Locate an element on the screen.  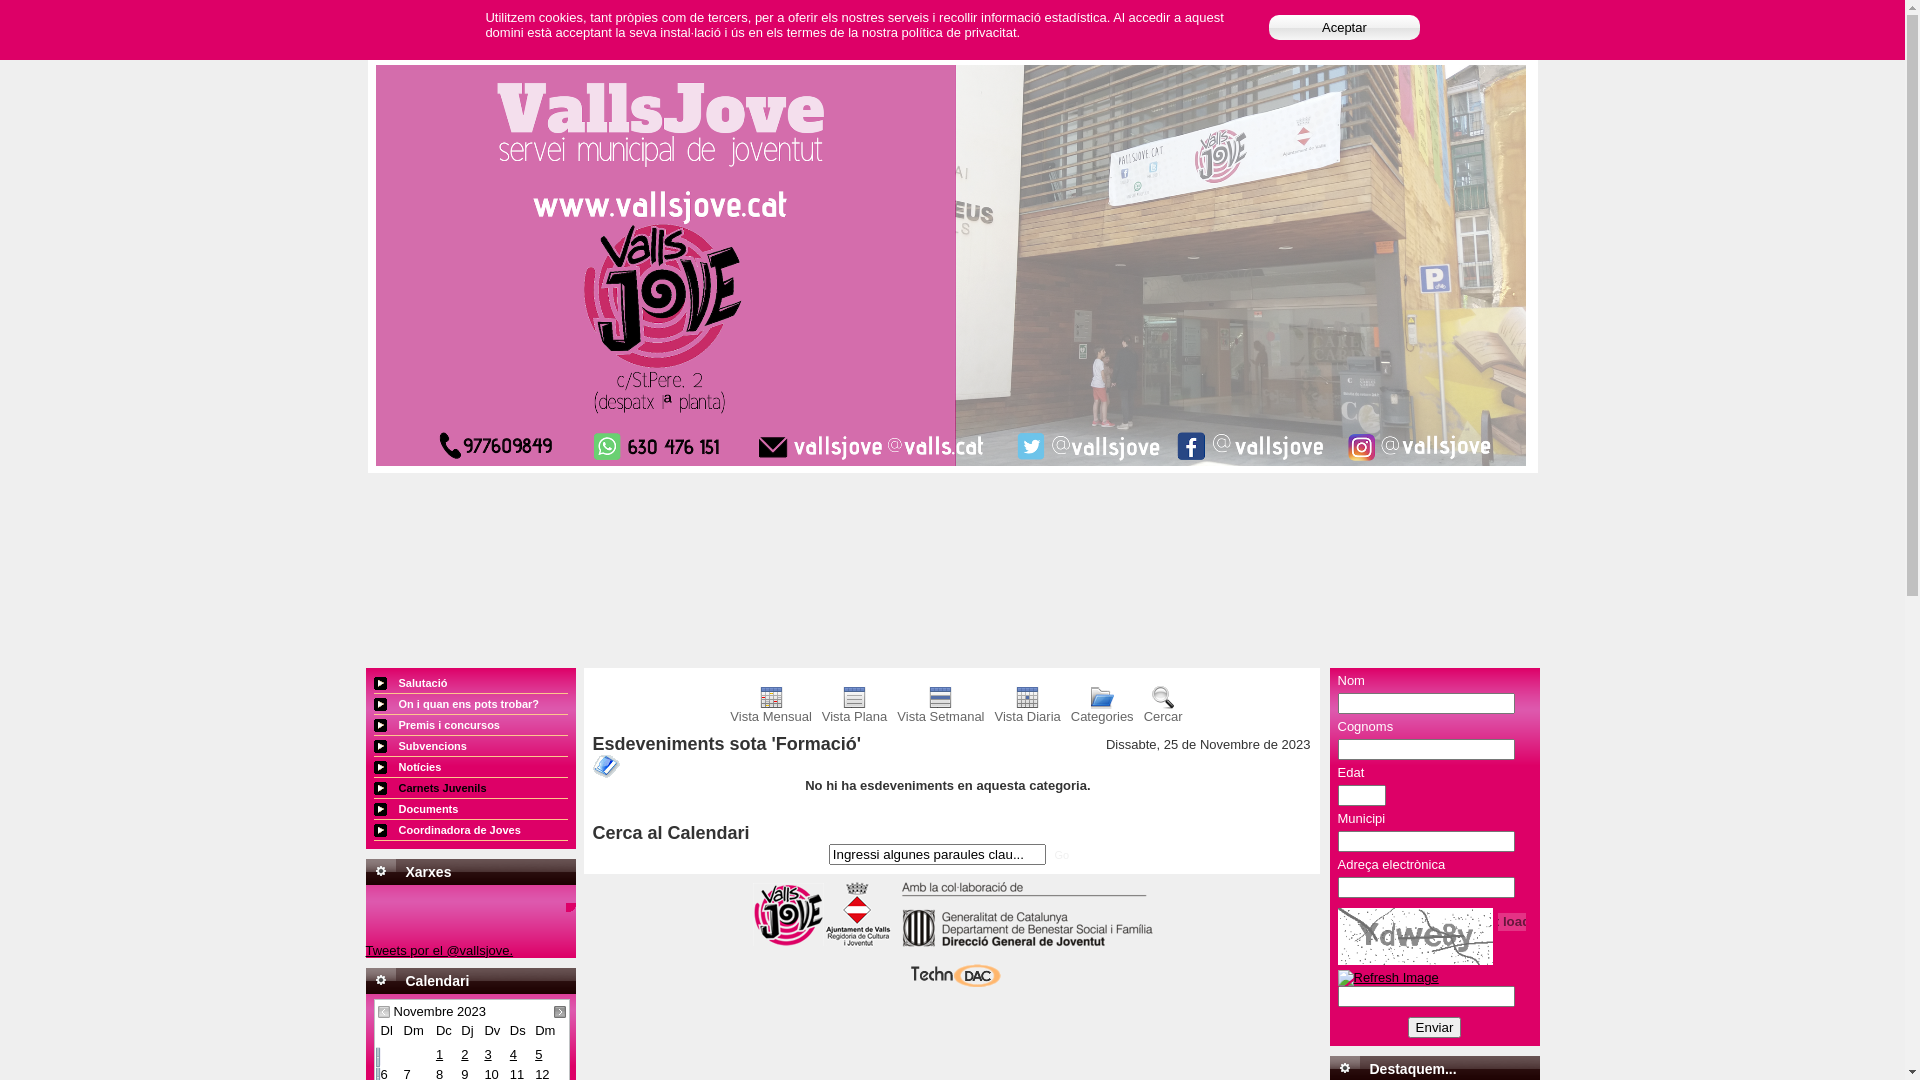
'Secretaria General de la Joventut' is located at coordinates (1021, 942).